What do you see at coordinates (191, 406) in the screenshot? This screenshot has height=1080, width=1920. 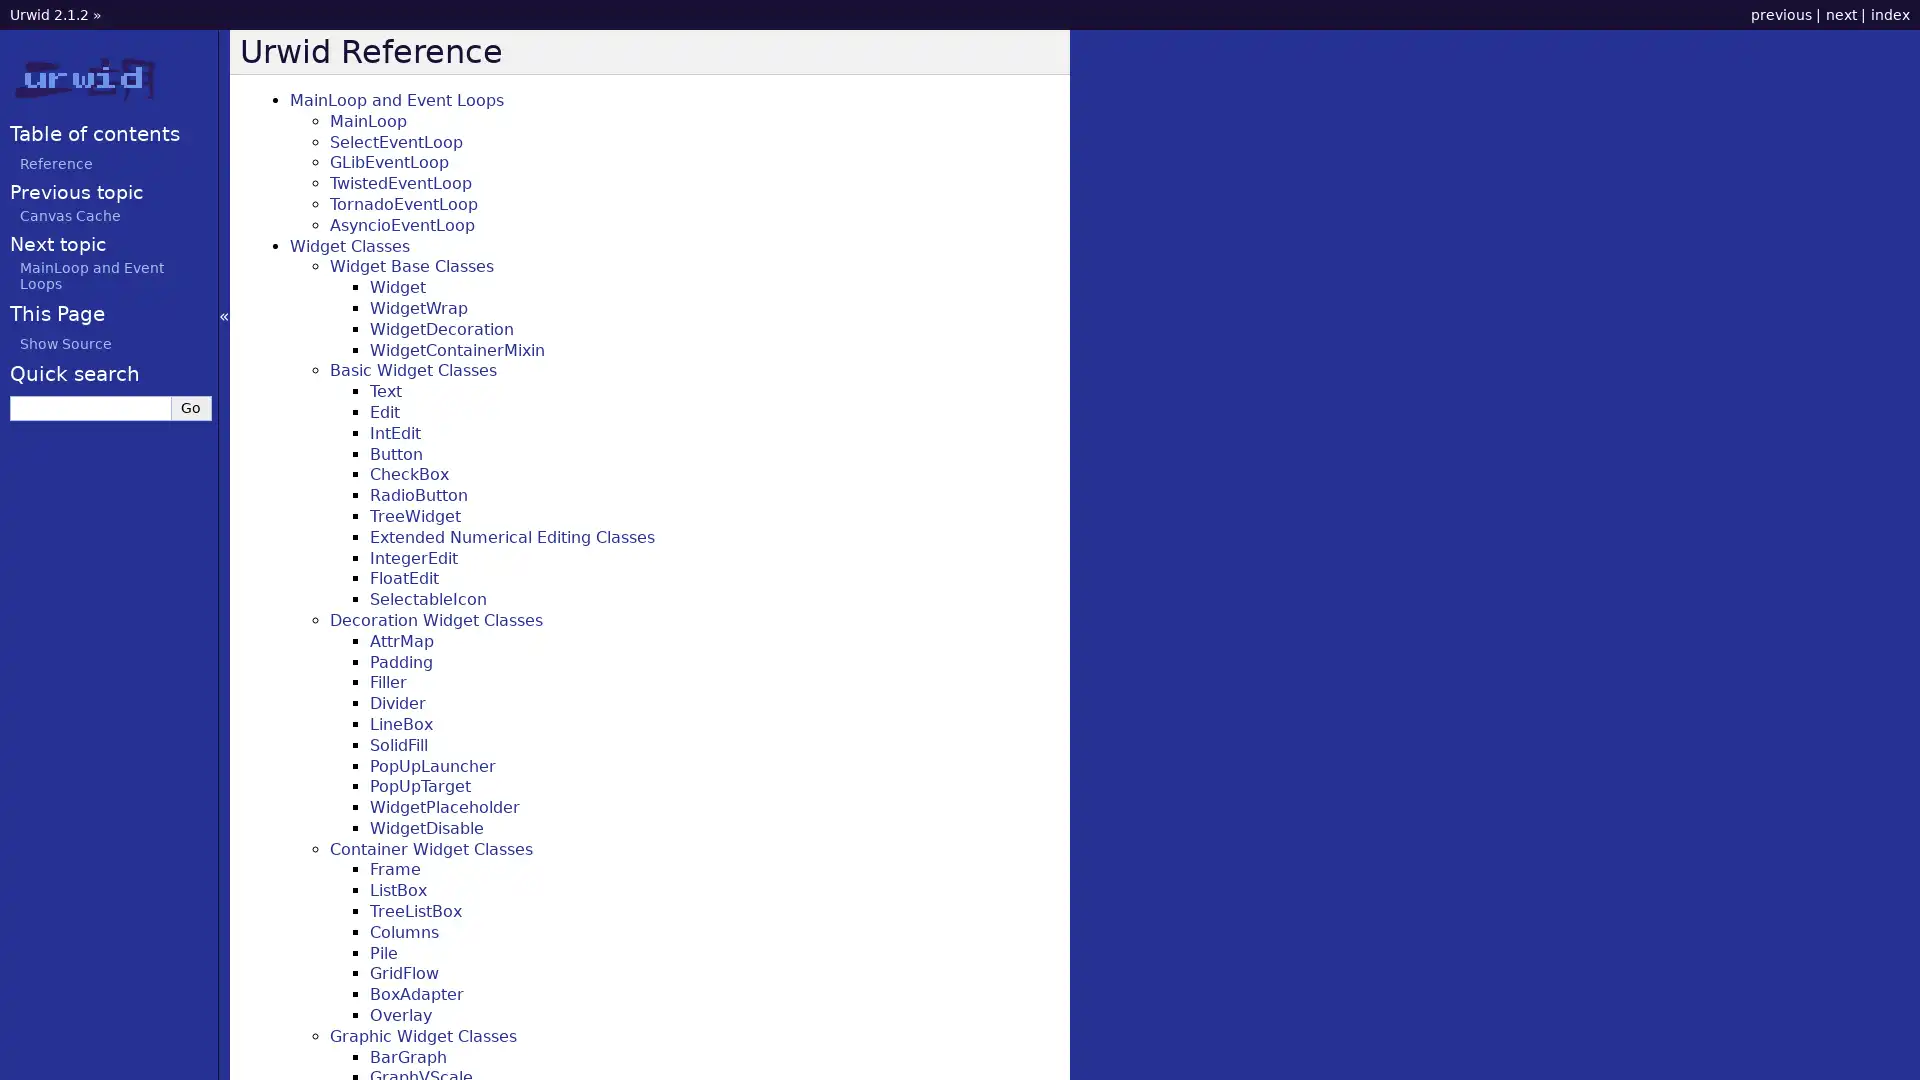 I see `Go` at bounding box center [191, 406].